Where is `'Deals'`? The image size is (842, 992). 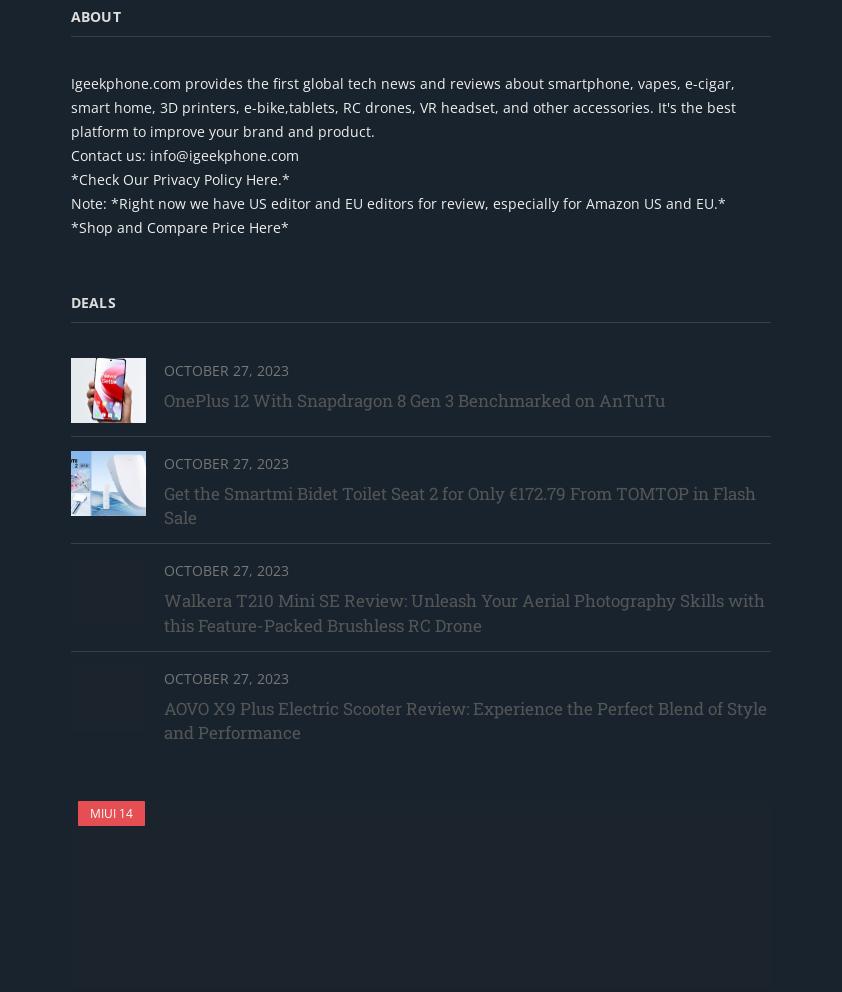
'Deals' is located at coordinates (92, 301).